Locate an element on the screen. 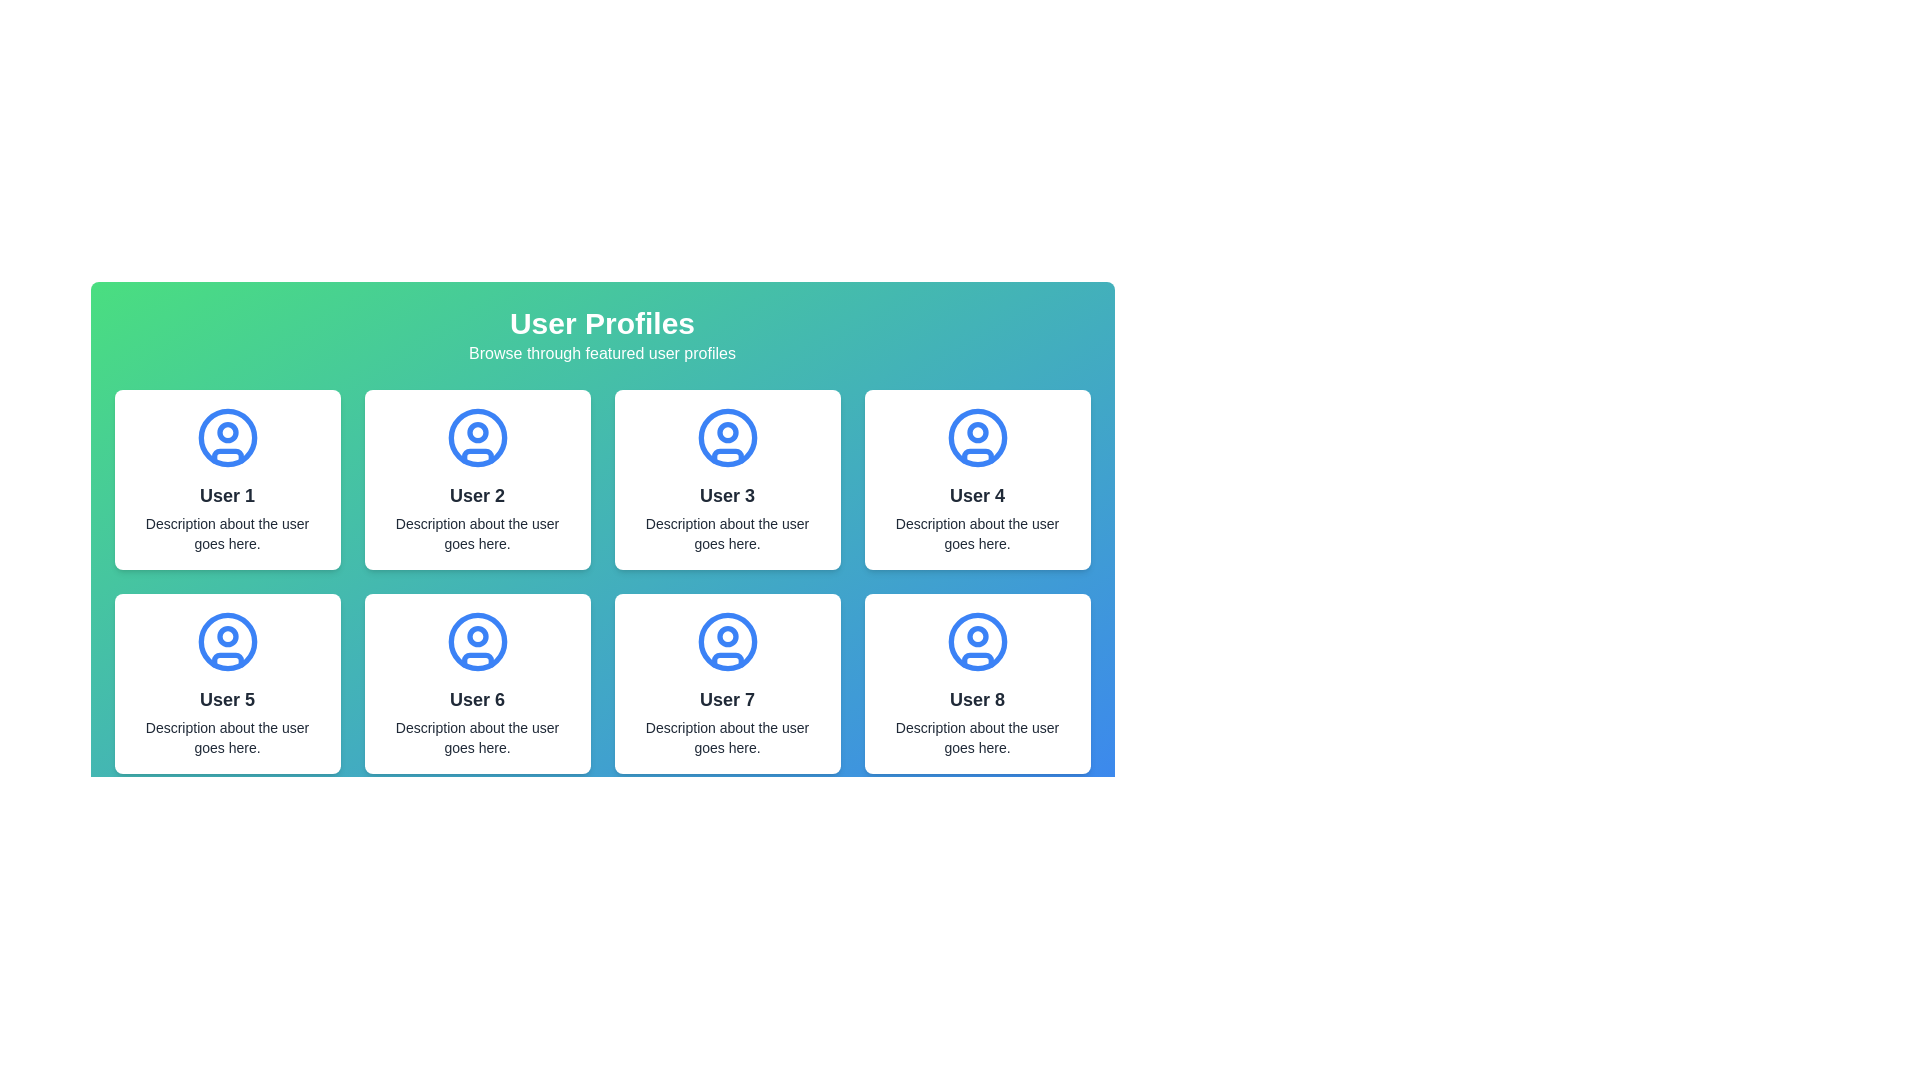 The width and height of the screenshot is (1920, 1080). the user profile avatar icon located in the fifth card of user profiles, labeled 'User 5', which serves as a symbolic graphic for user identification is located at coordinates (227, 641).